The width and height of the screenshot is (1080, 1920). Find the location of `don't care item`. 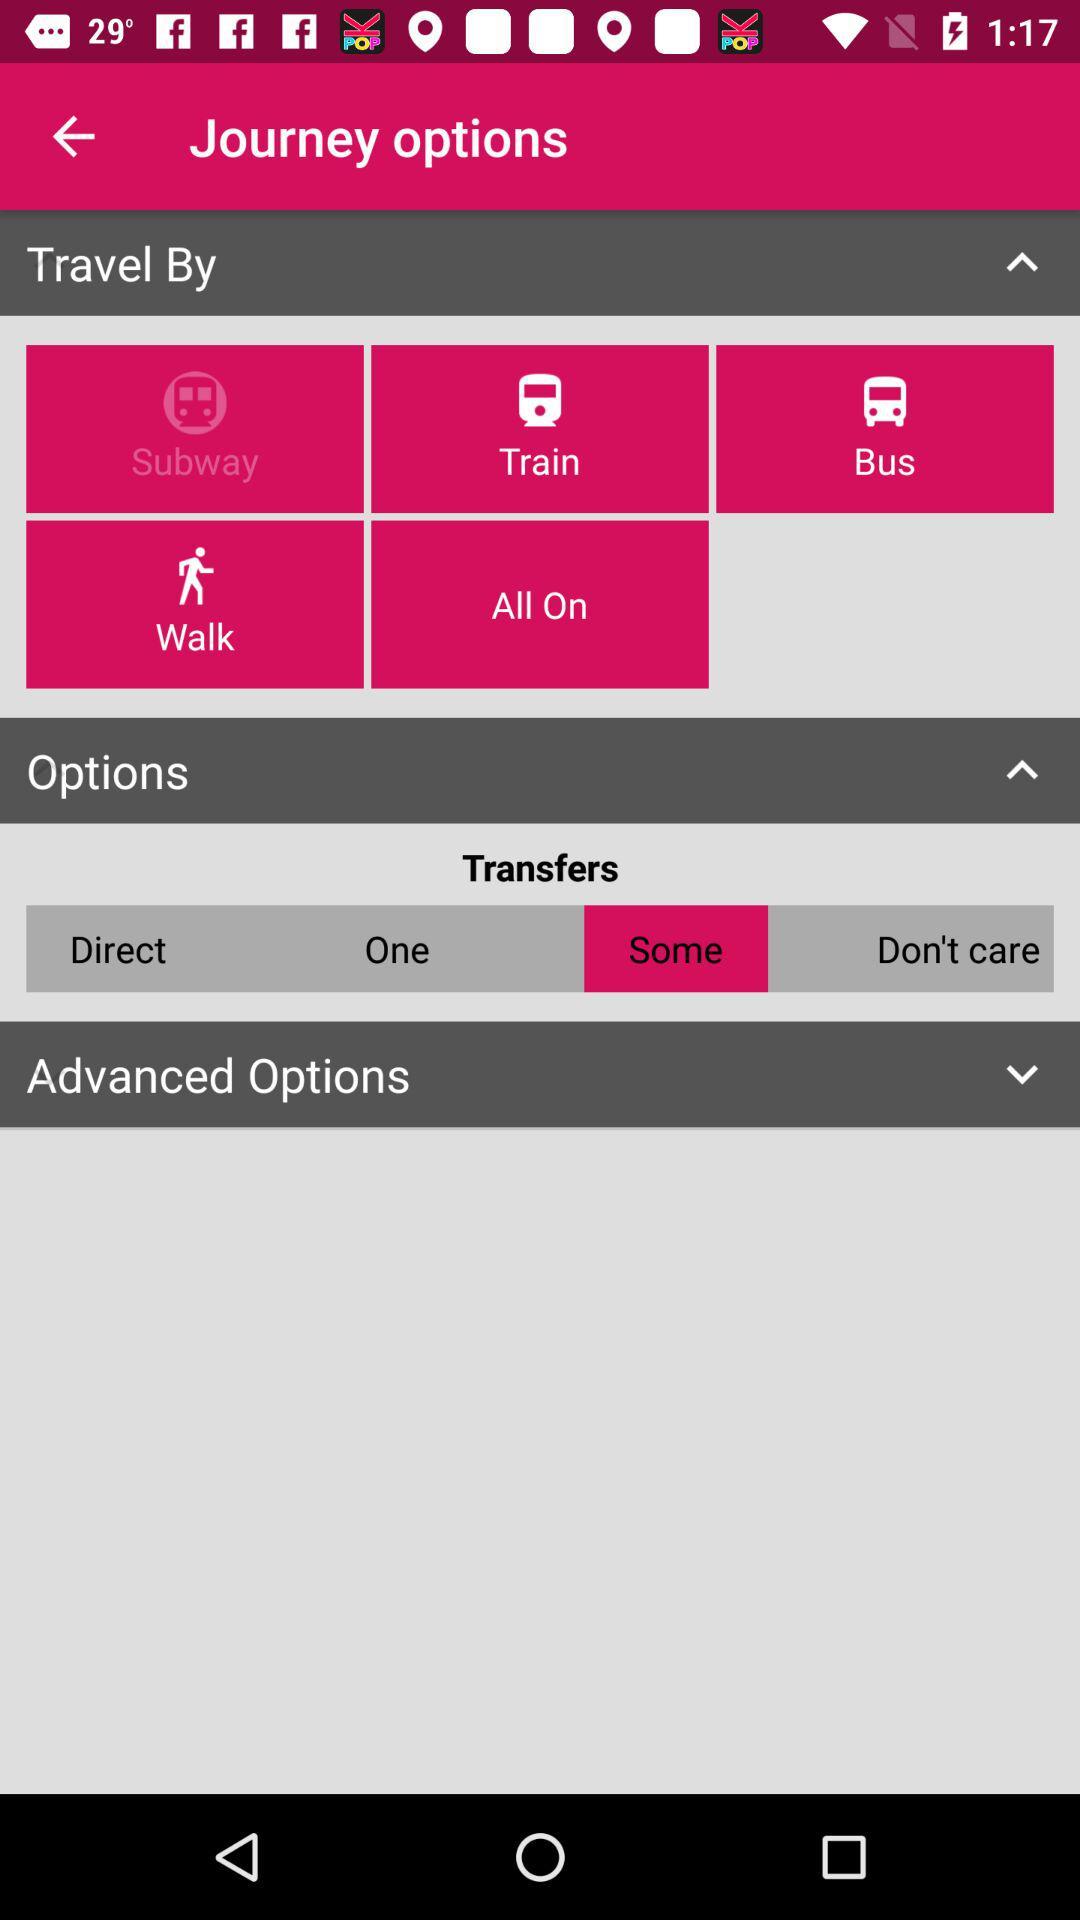

don't care item is located at coordinates (957, 947).